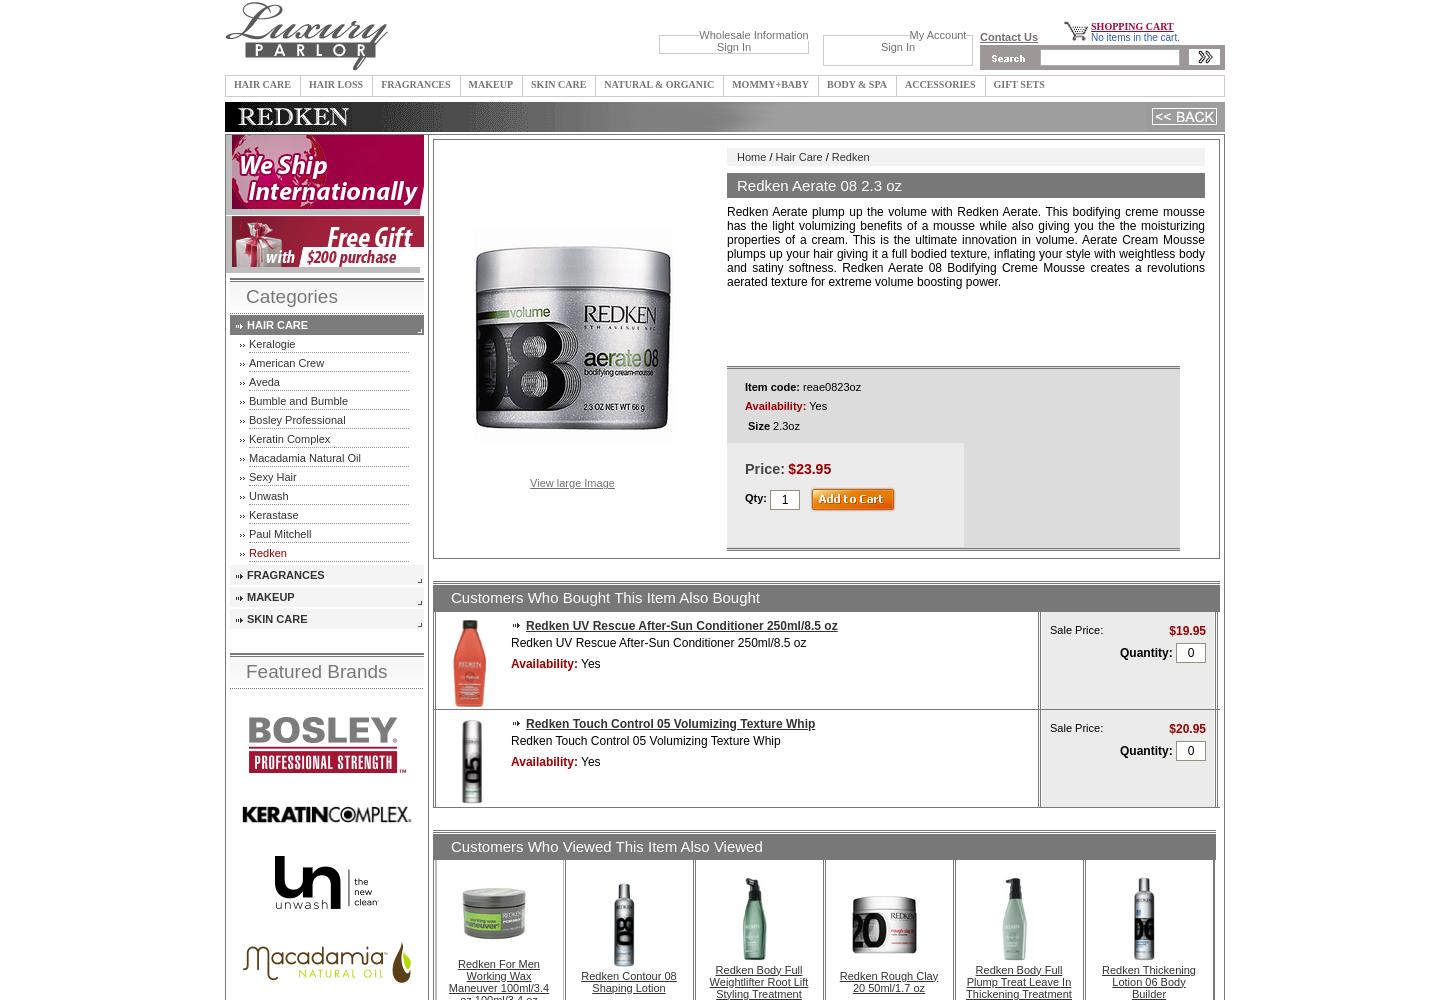 This screenshot has height=1000, width=1450. Describe the element at coordinates (1134, 37) in the screenshot. I see `'No items in the cart.'` at that location.